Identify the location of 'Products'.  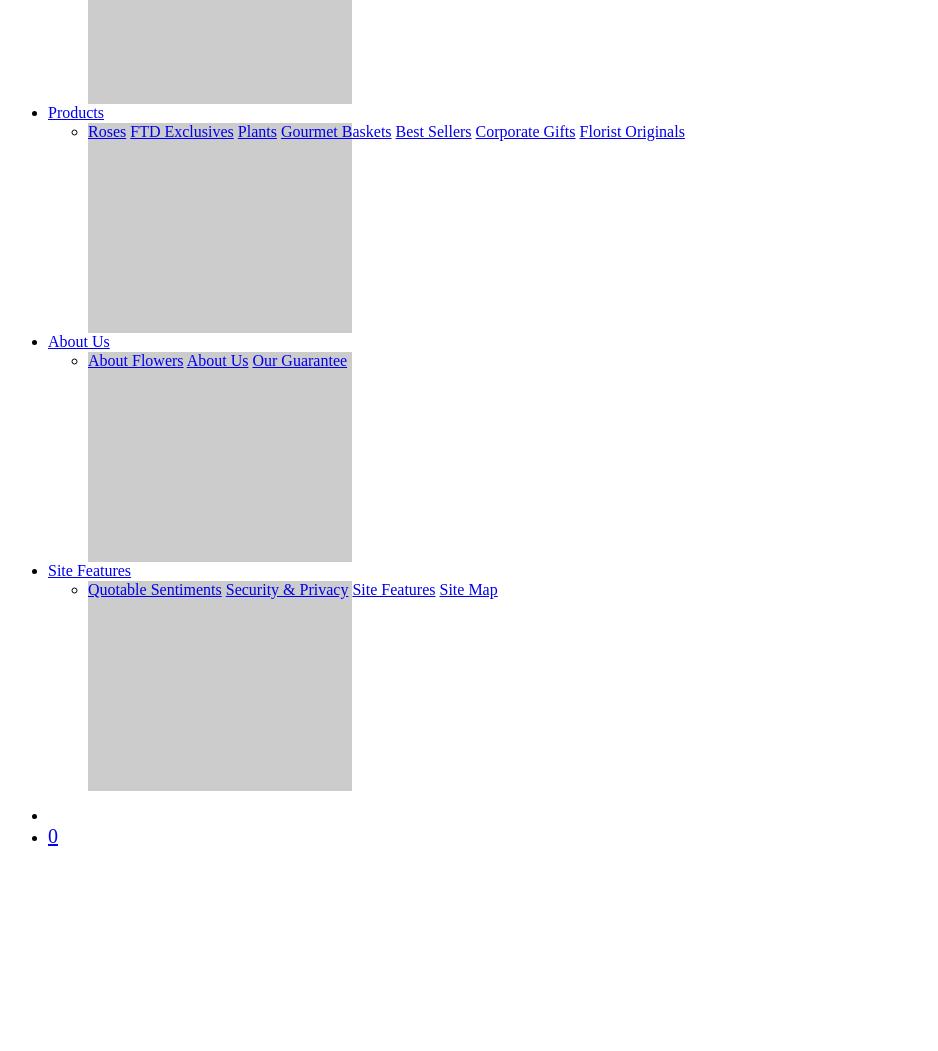
(75, 112).